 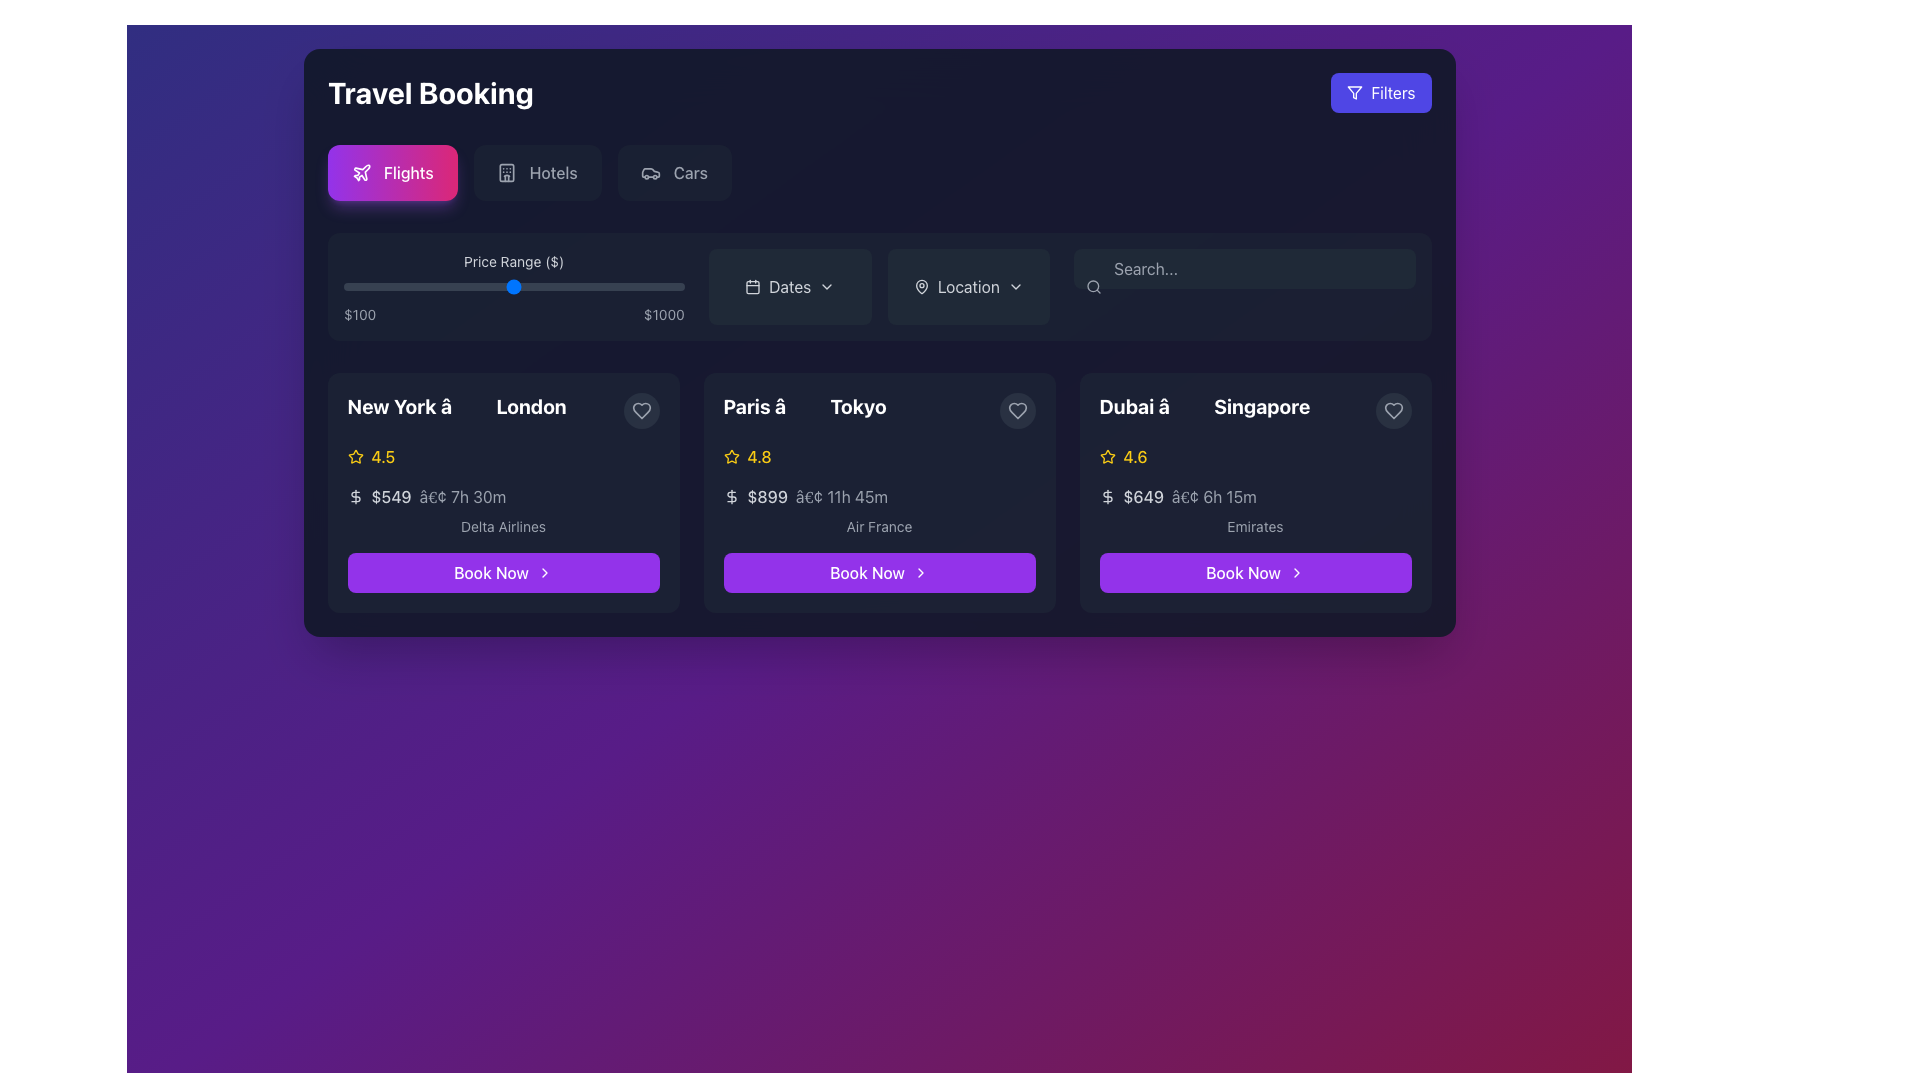 I want to click on the informative text label displaying the flight duration located beneath the price '$549' in the leftmost flight selection card, so click(x=461, y=496).